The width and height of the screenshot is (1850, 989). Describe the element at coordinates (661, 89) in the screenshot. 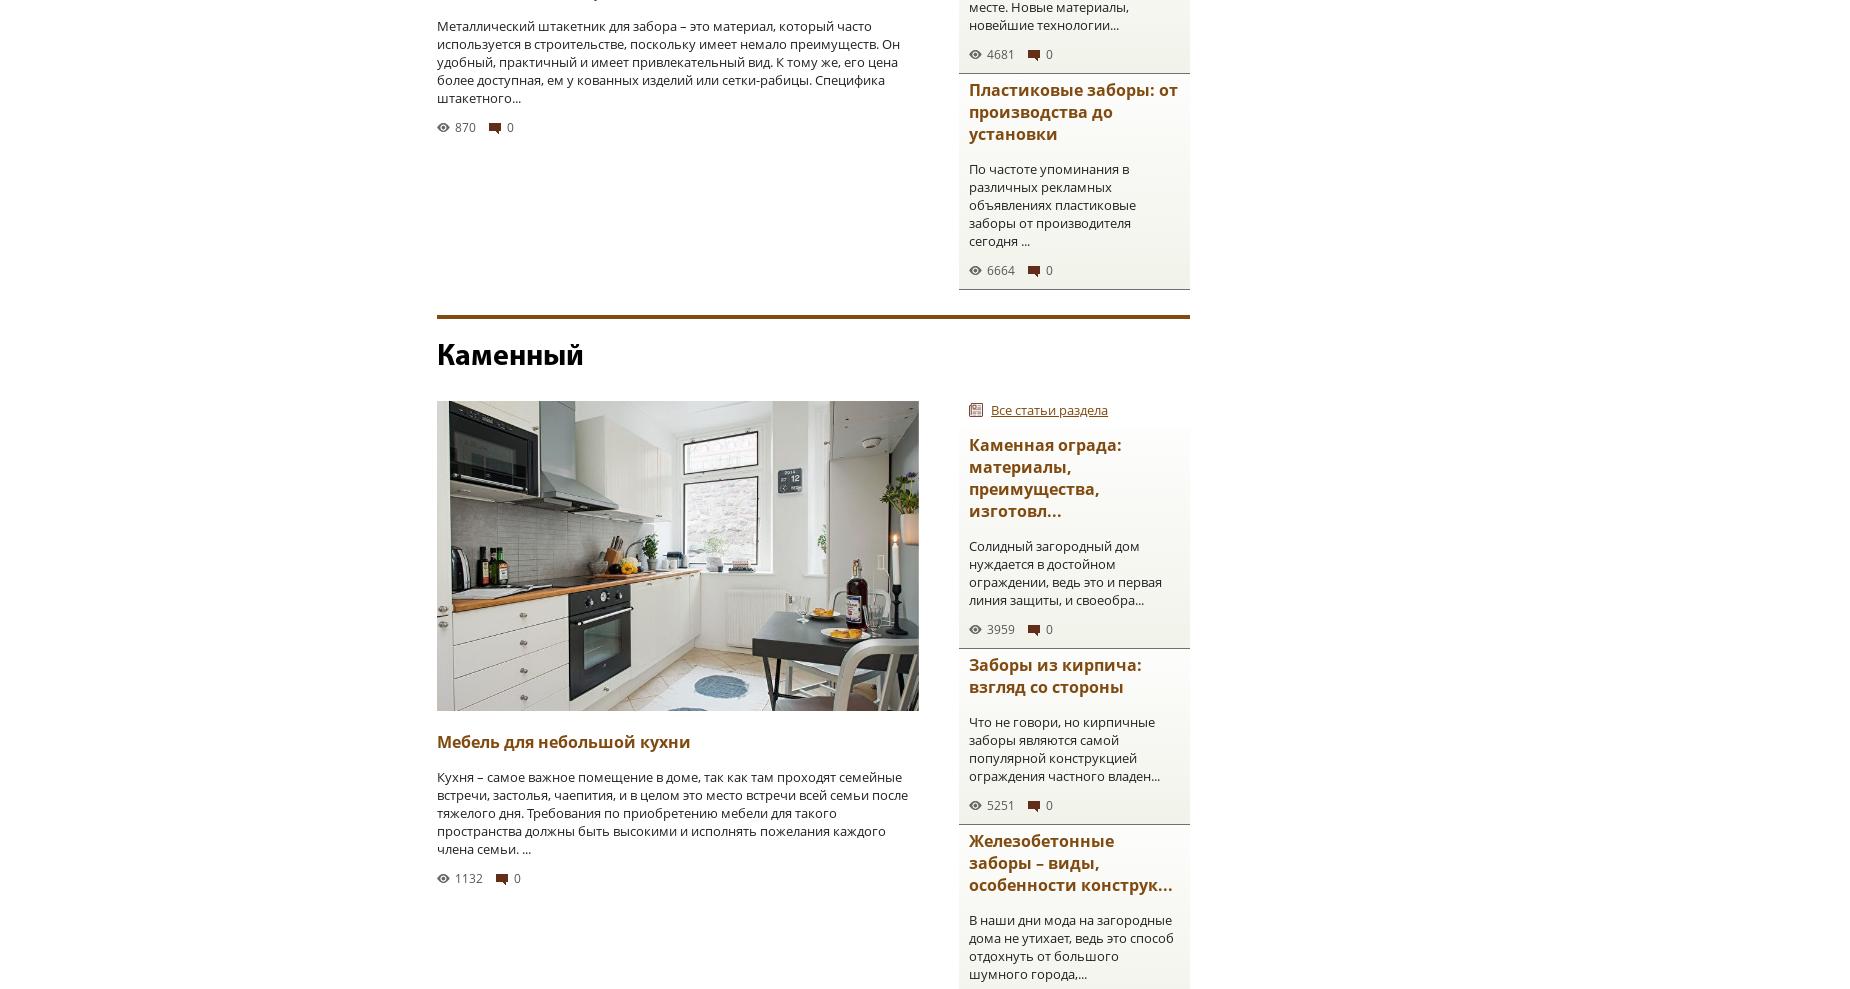

I see `'Специфика штакетного...'` at that location.